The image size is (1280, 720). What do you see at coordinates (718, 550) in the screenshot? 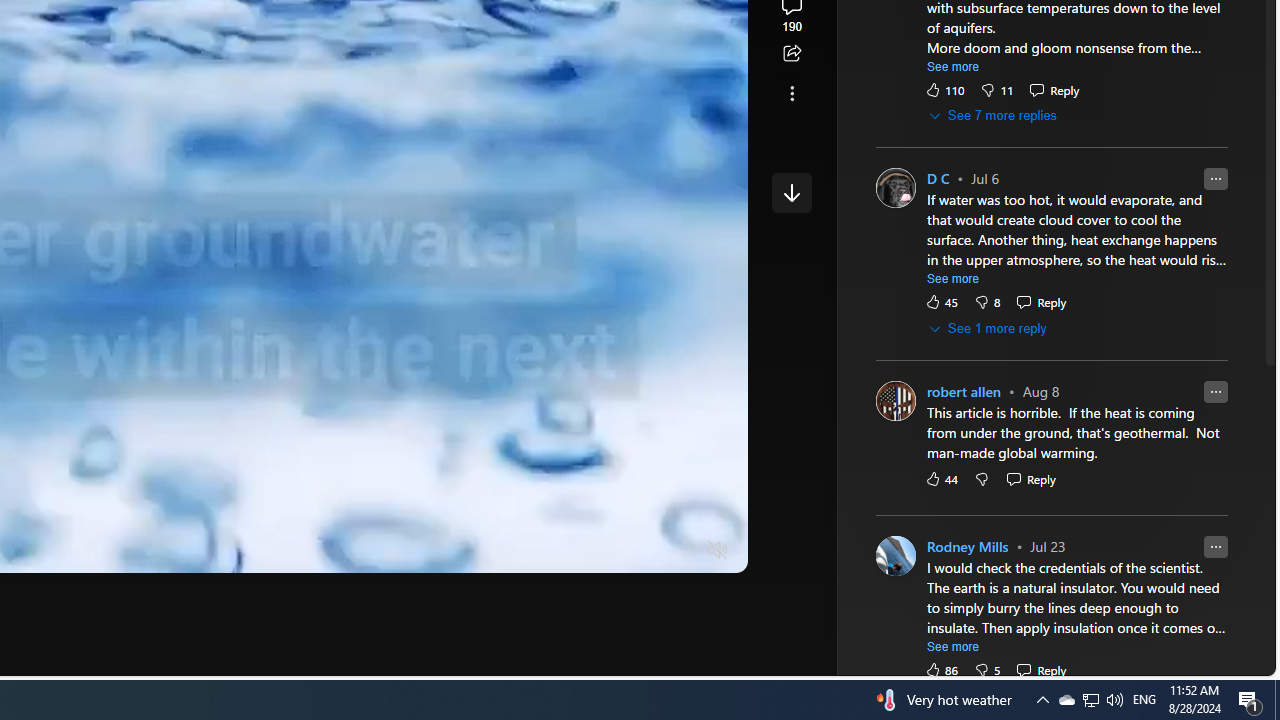
I see `'Unmute'` at bounding box center [718, 550].